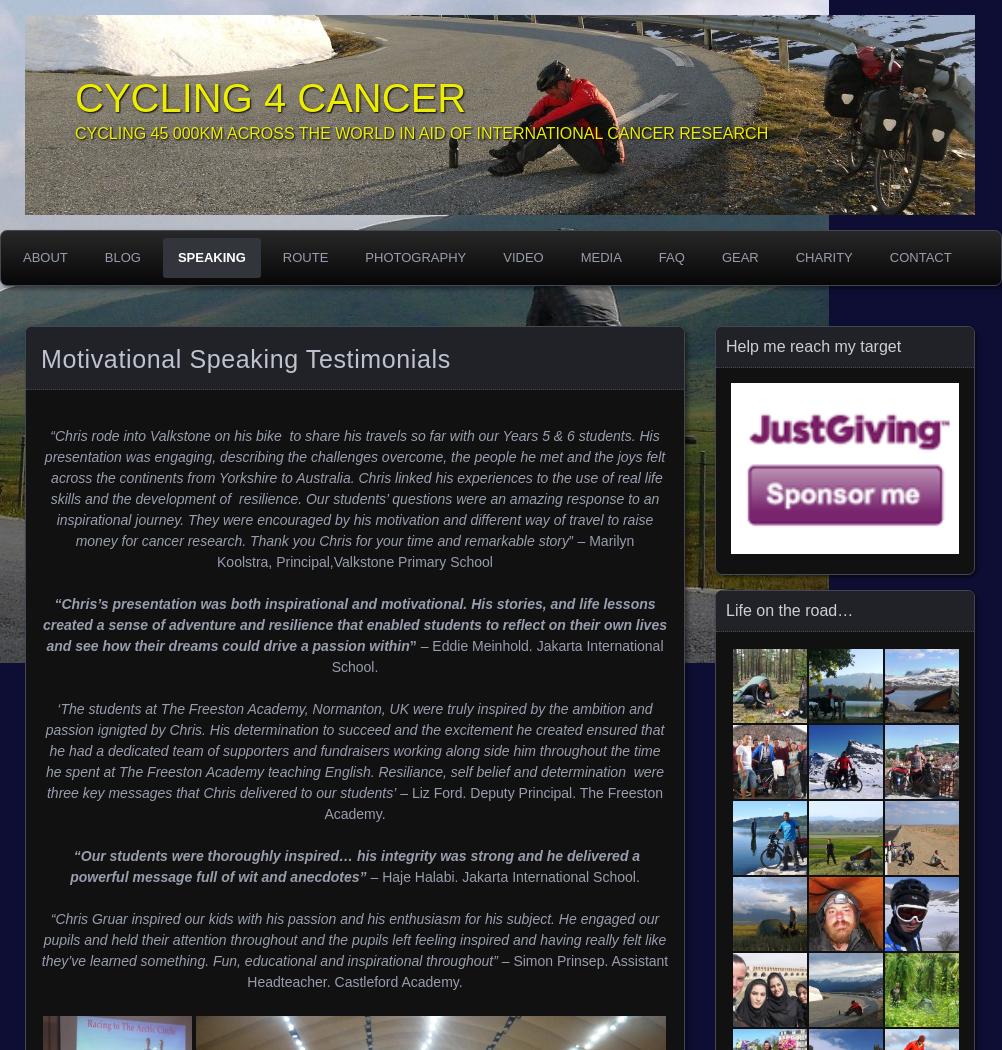 The image size is (1002, 1050). What do you see at coordinates (40, 357) in the screenshot?
I see `'Motivational Speaking Testimonials'` at bounding box center [40, 357].